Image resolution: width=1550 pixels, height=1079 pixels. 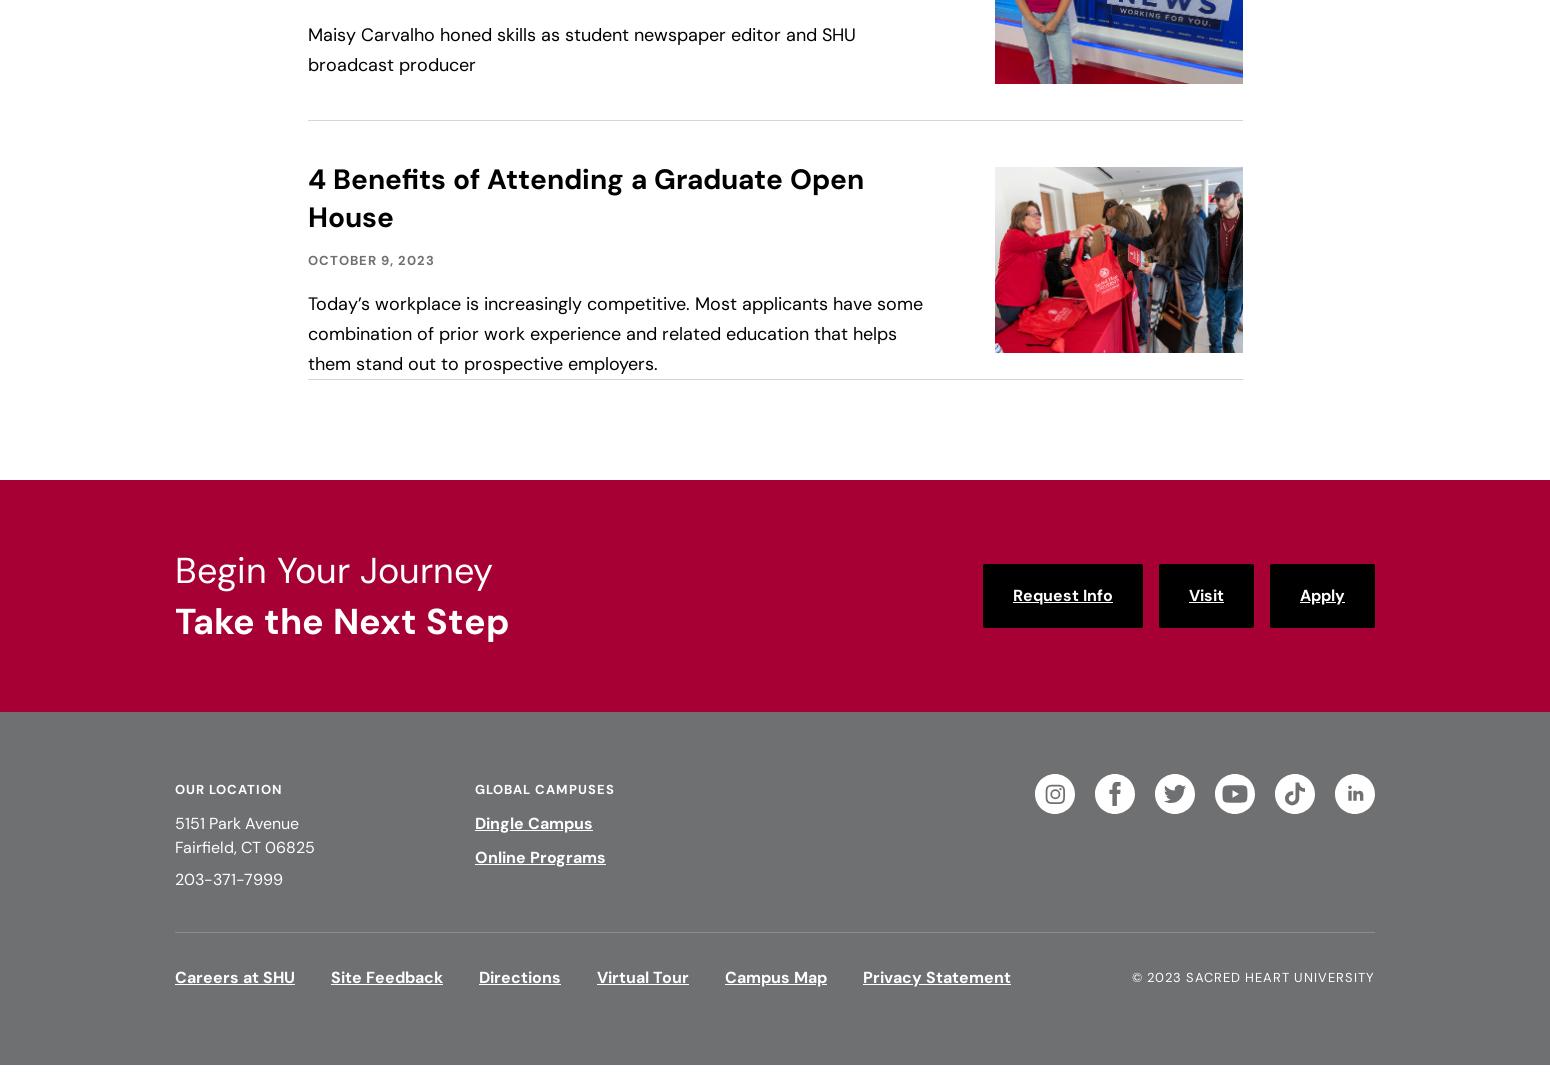 I want to click on 'Take the Next Step', so click(x=341, y=621).